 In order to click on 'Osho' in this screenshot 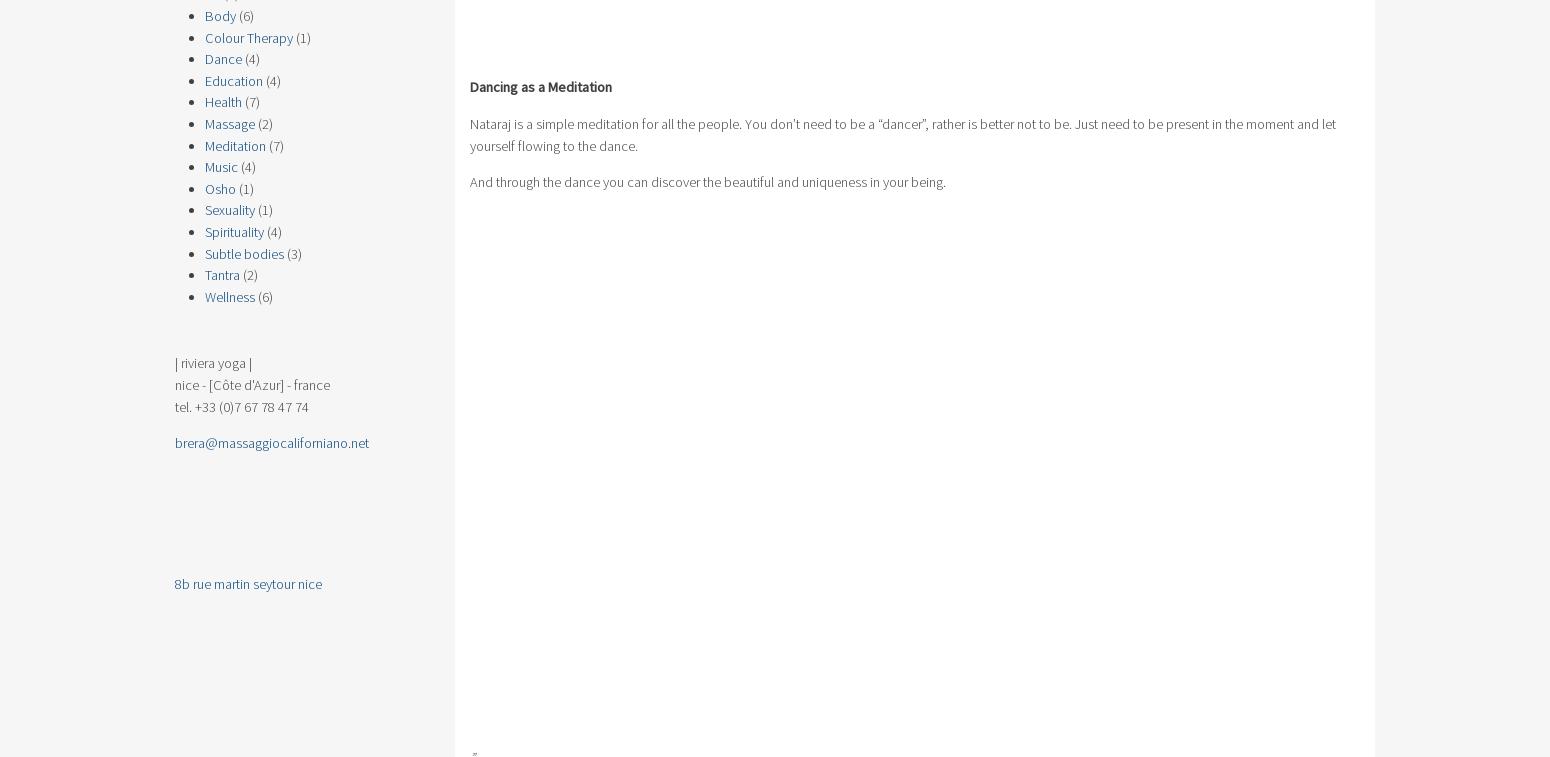, I will do `click(204, 186)`.